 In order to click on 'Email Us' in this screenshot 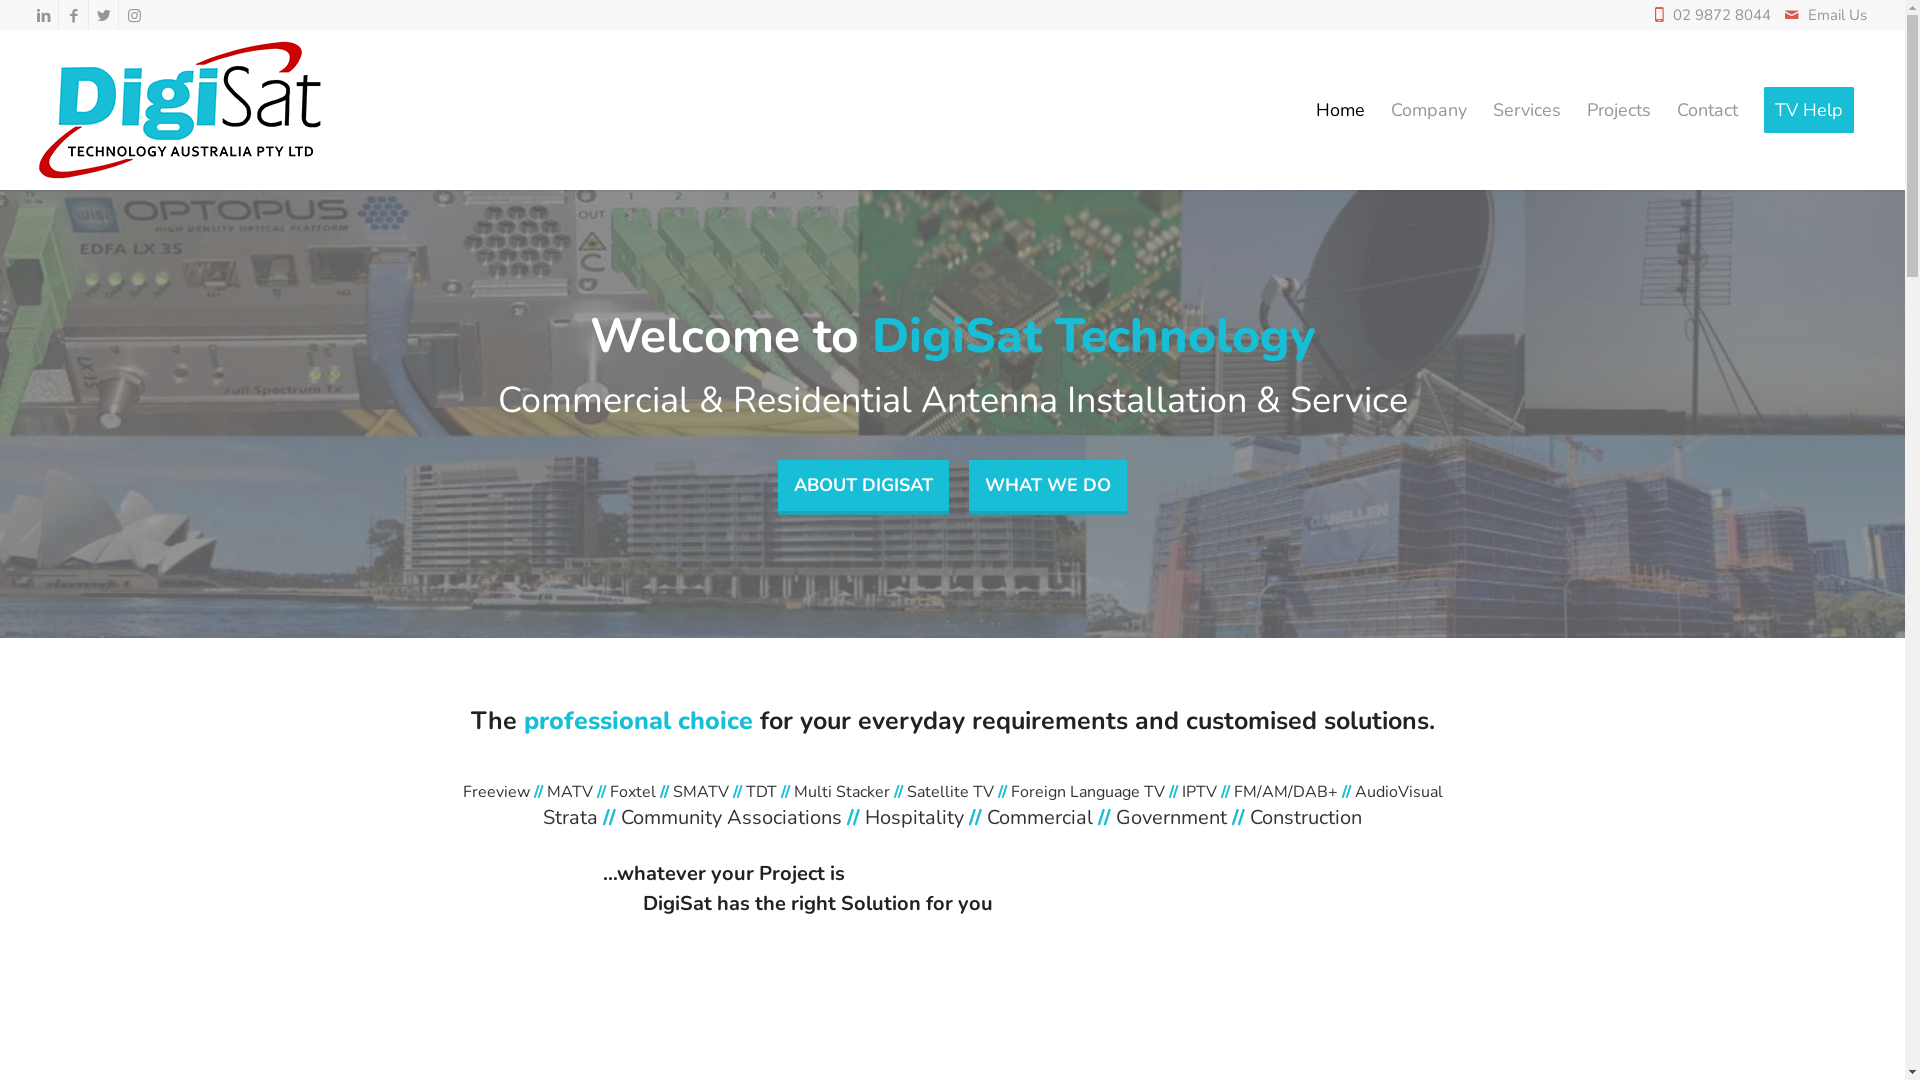, I will do `click(1837, 15)`.